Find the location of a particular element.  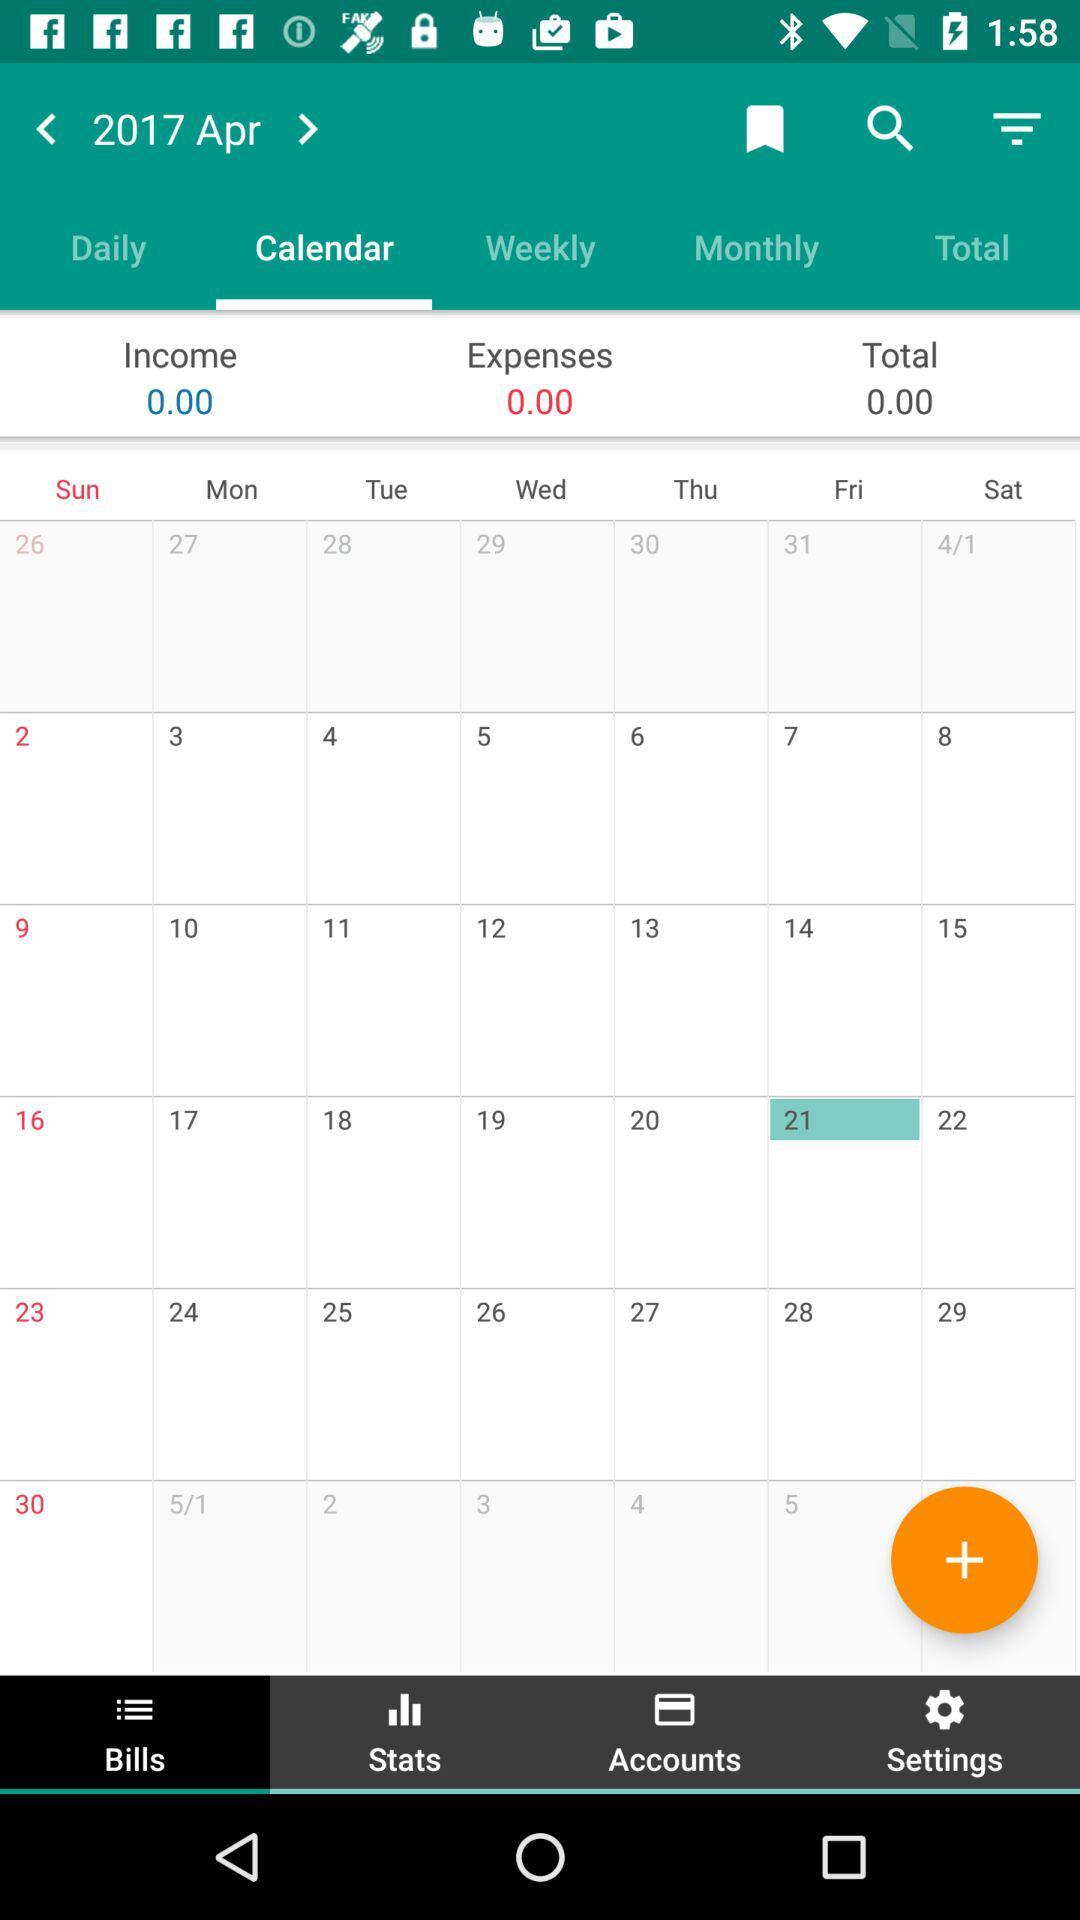

scroll months forward is located at coordinates (307, 127).